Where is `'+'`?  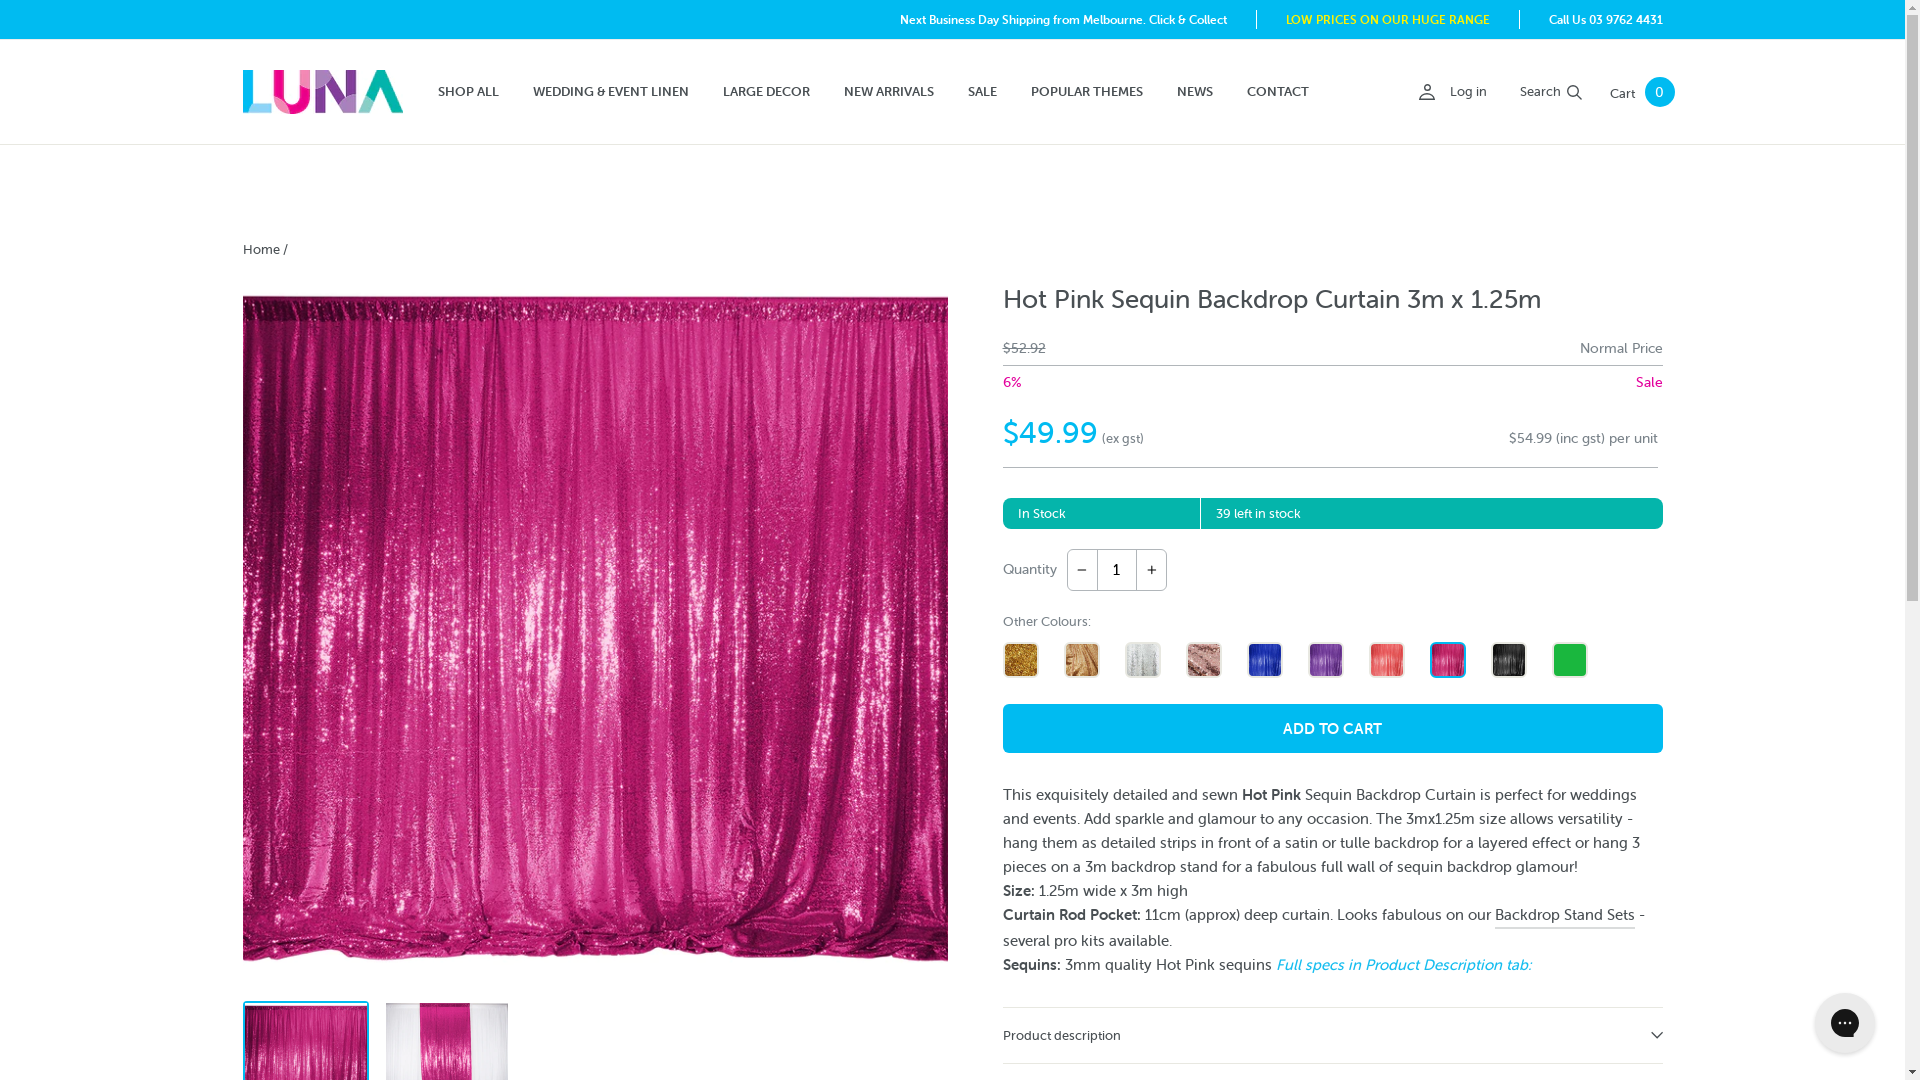
'+' is located at coordinates (1151, 570).